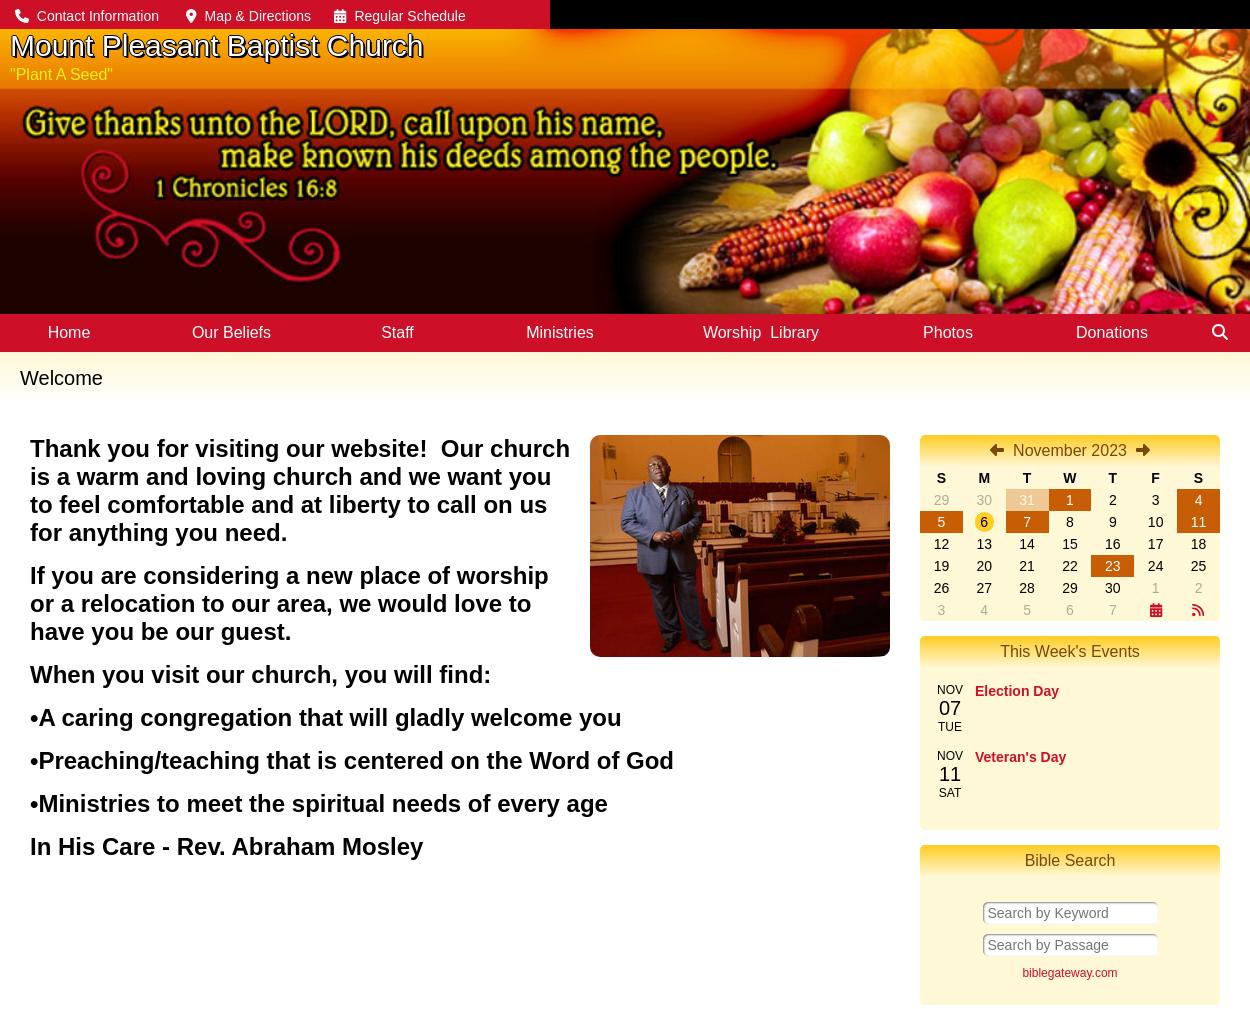 The height and width of the screenshot is (1009, 1250). Describe the element at coordinates (10, 44) in the screenshot. I see `'Mount Pleasant Baptist Church'` at that location.